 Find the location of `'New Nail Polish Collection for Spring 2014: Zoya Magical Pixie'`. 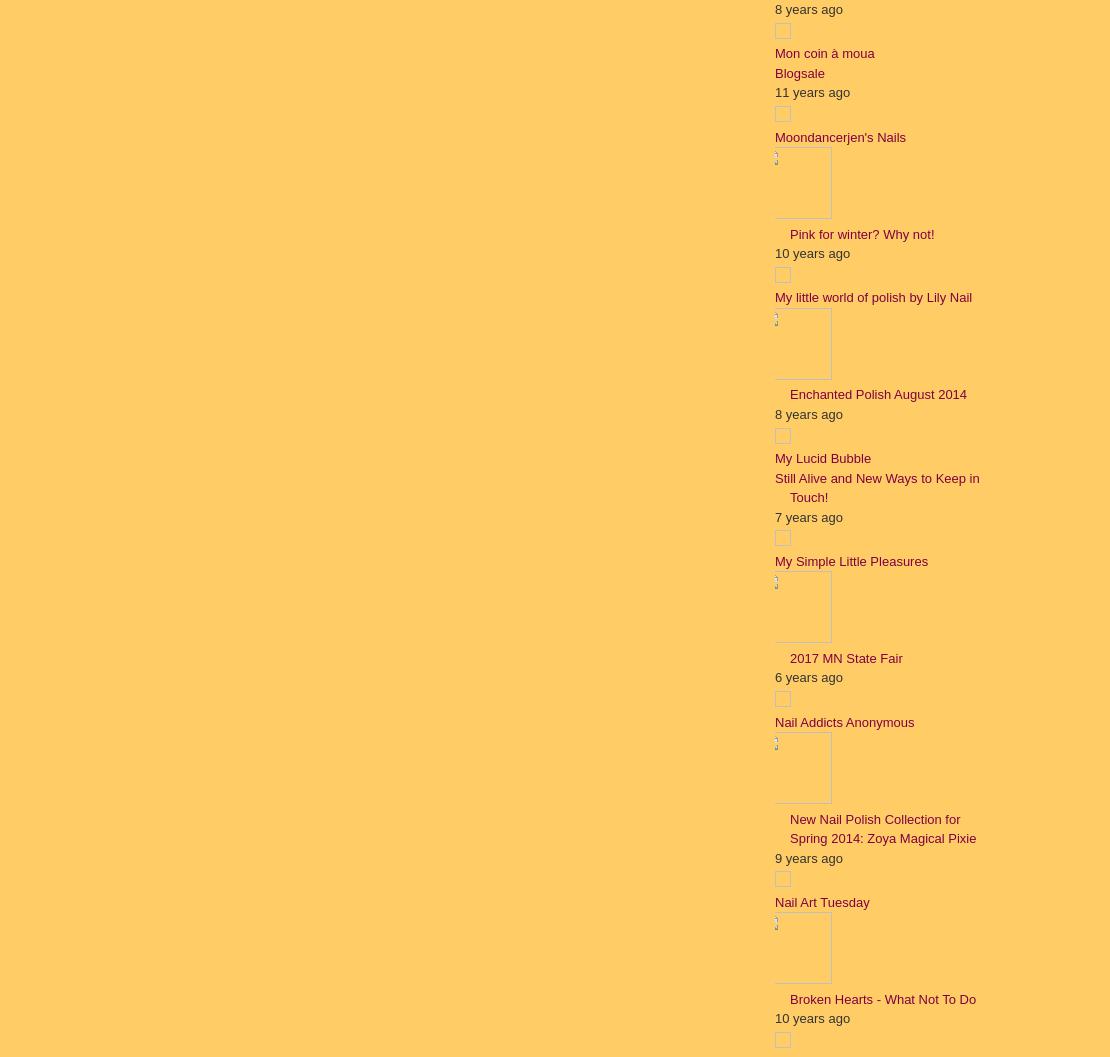

'New Nail Polish Collection for Spring 2014: Zoya Magical Pixie' is located at coordinates (882, 828).